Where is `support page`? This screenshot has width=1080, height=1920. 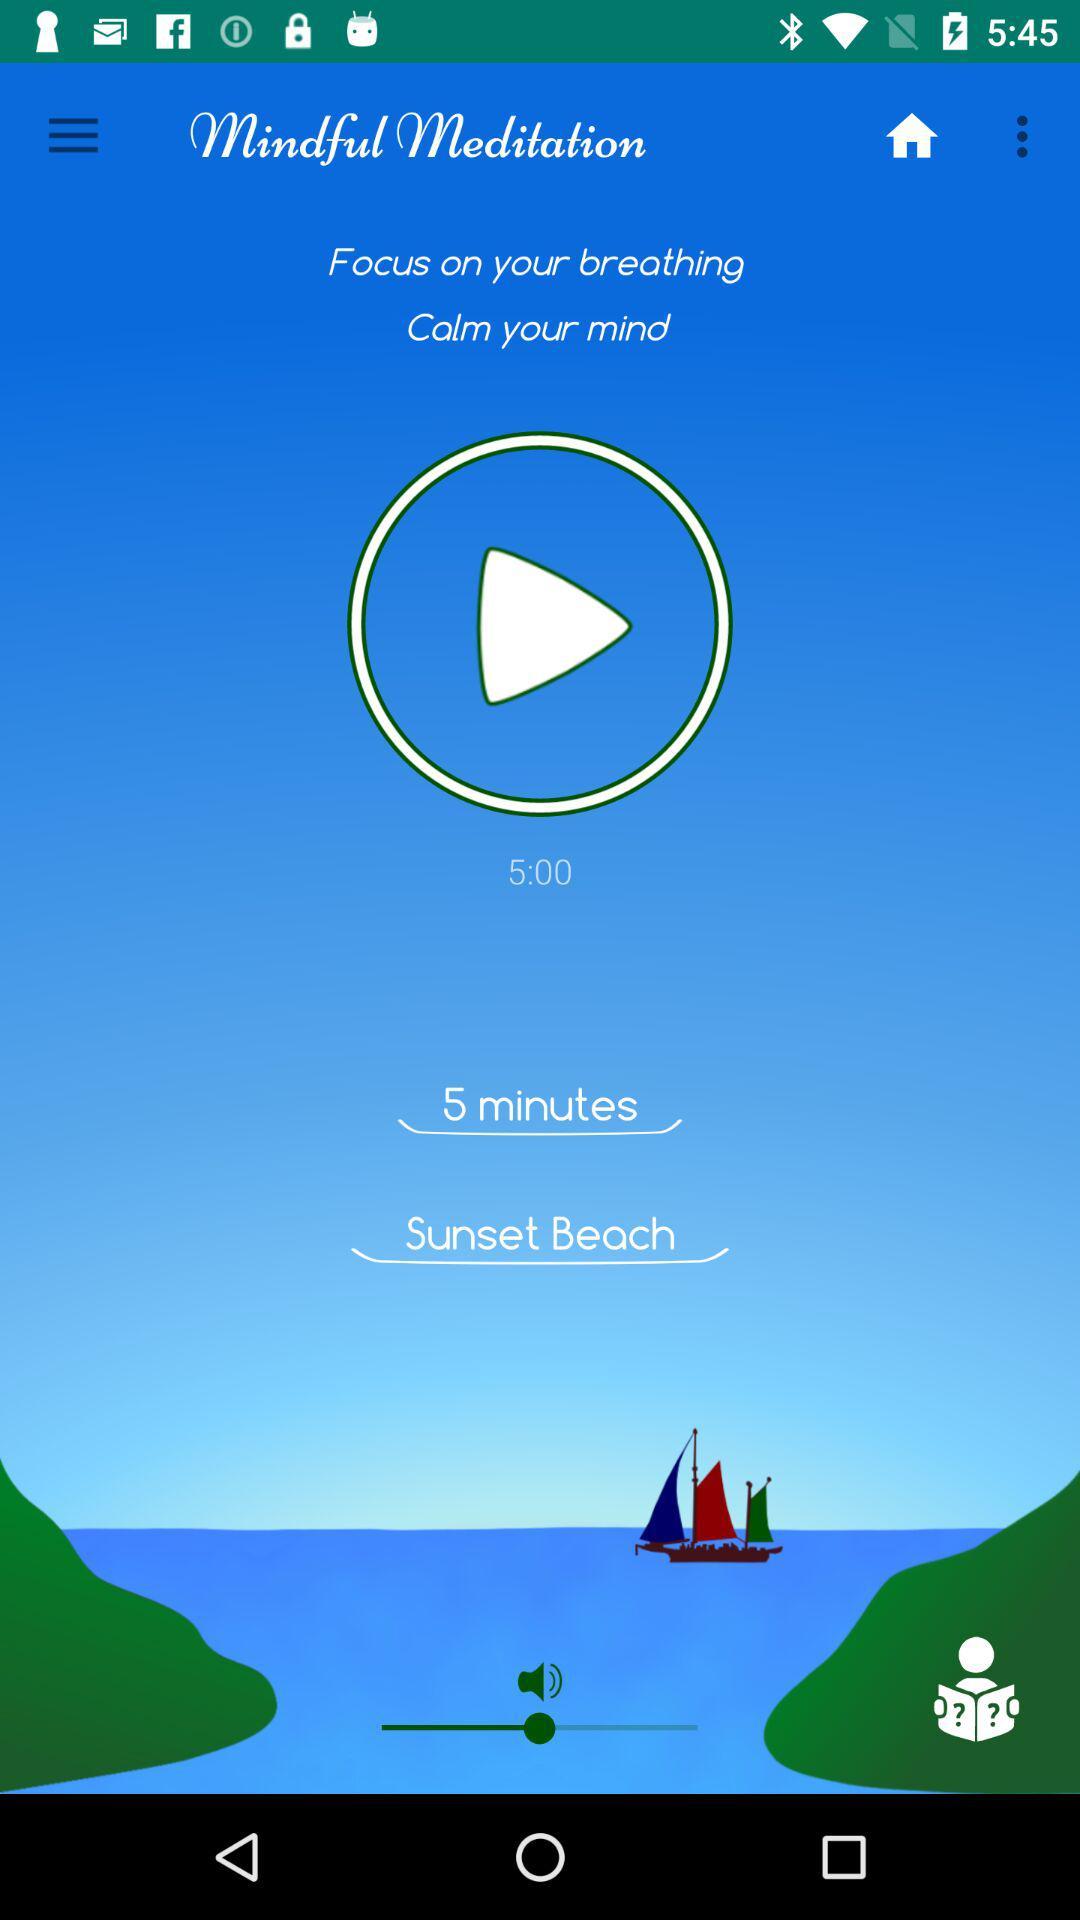
support page is located at coordinates (974, 1688).